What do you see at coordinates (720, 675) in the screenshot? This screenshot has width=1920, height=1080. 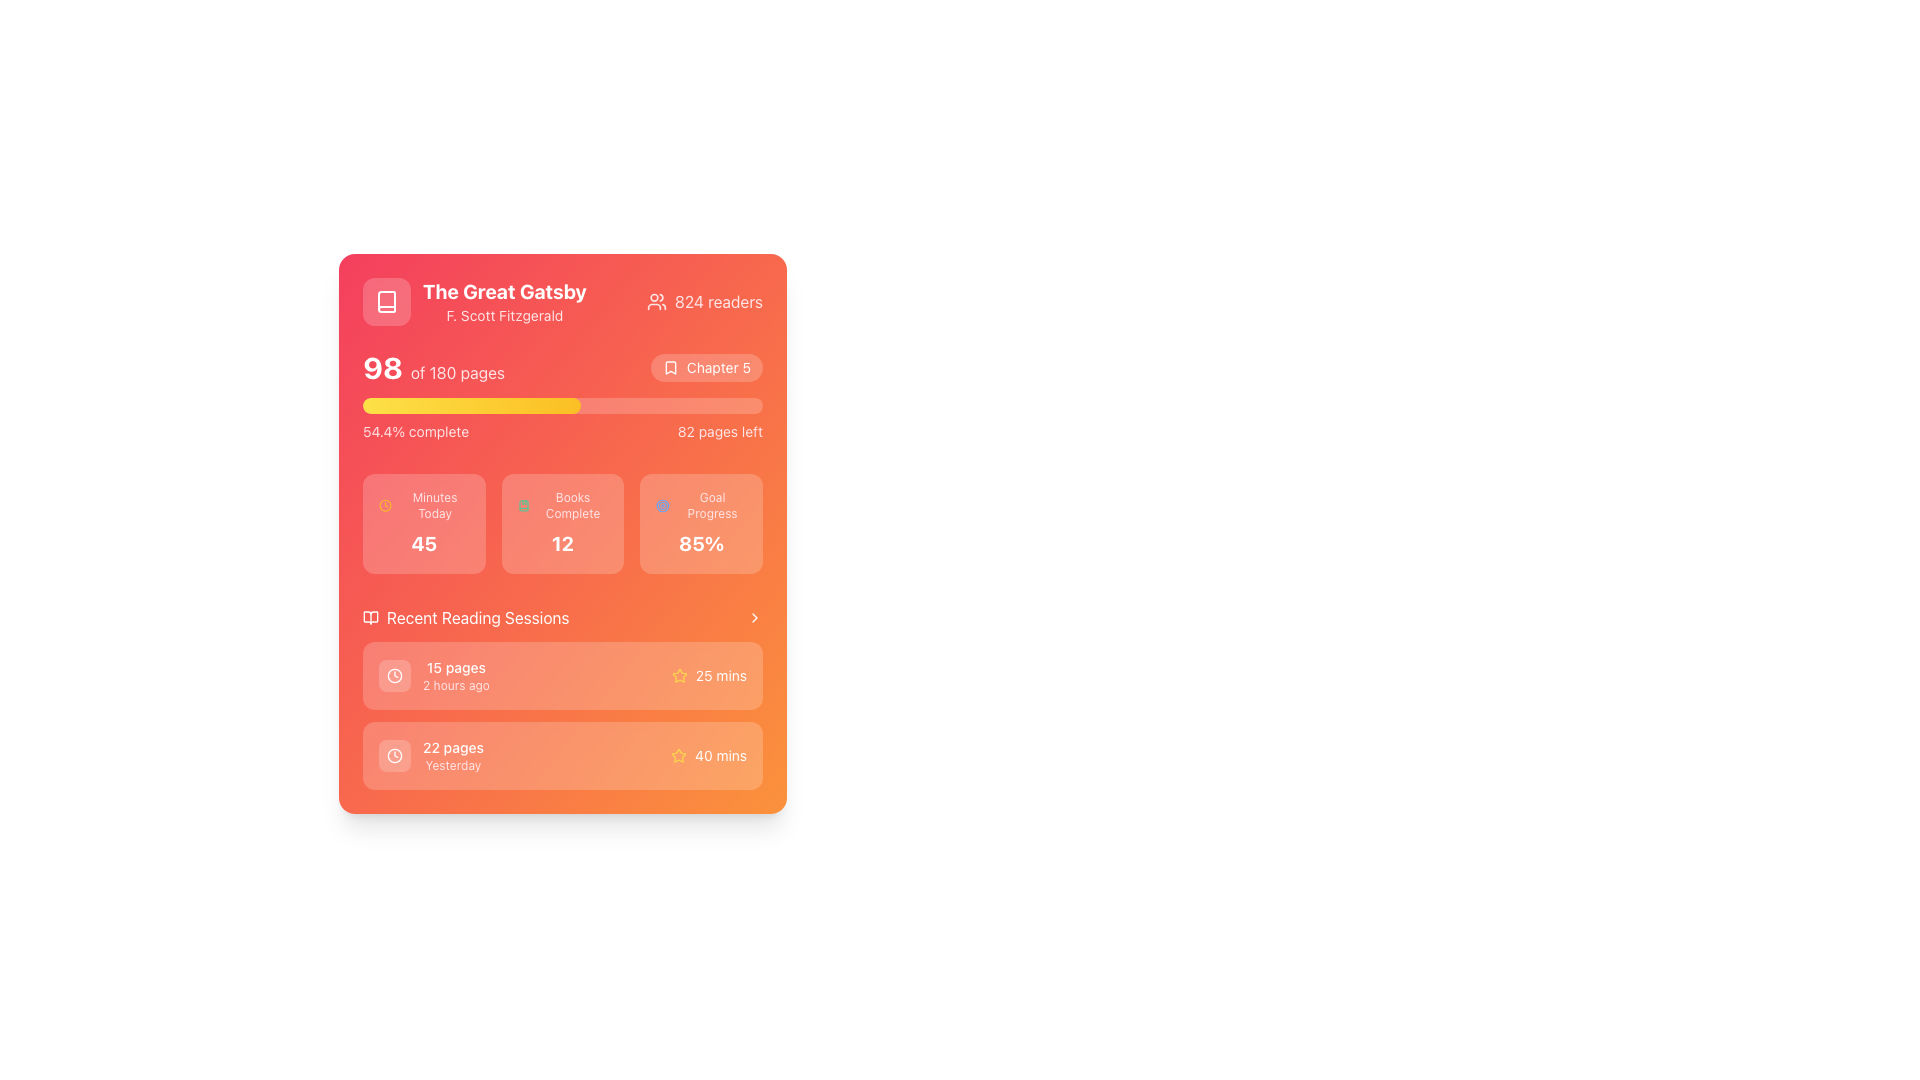 I see `the text label displaying '25 mins' which is styled in white against an orange background, located to the right of a star icon in the 'Recent Reading Sessions' section` at bounding box center [720, 675].